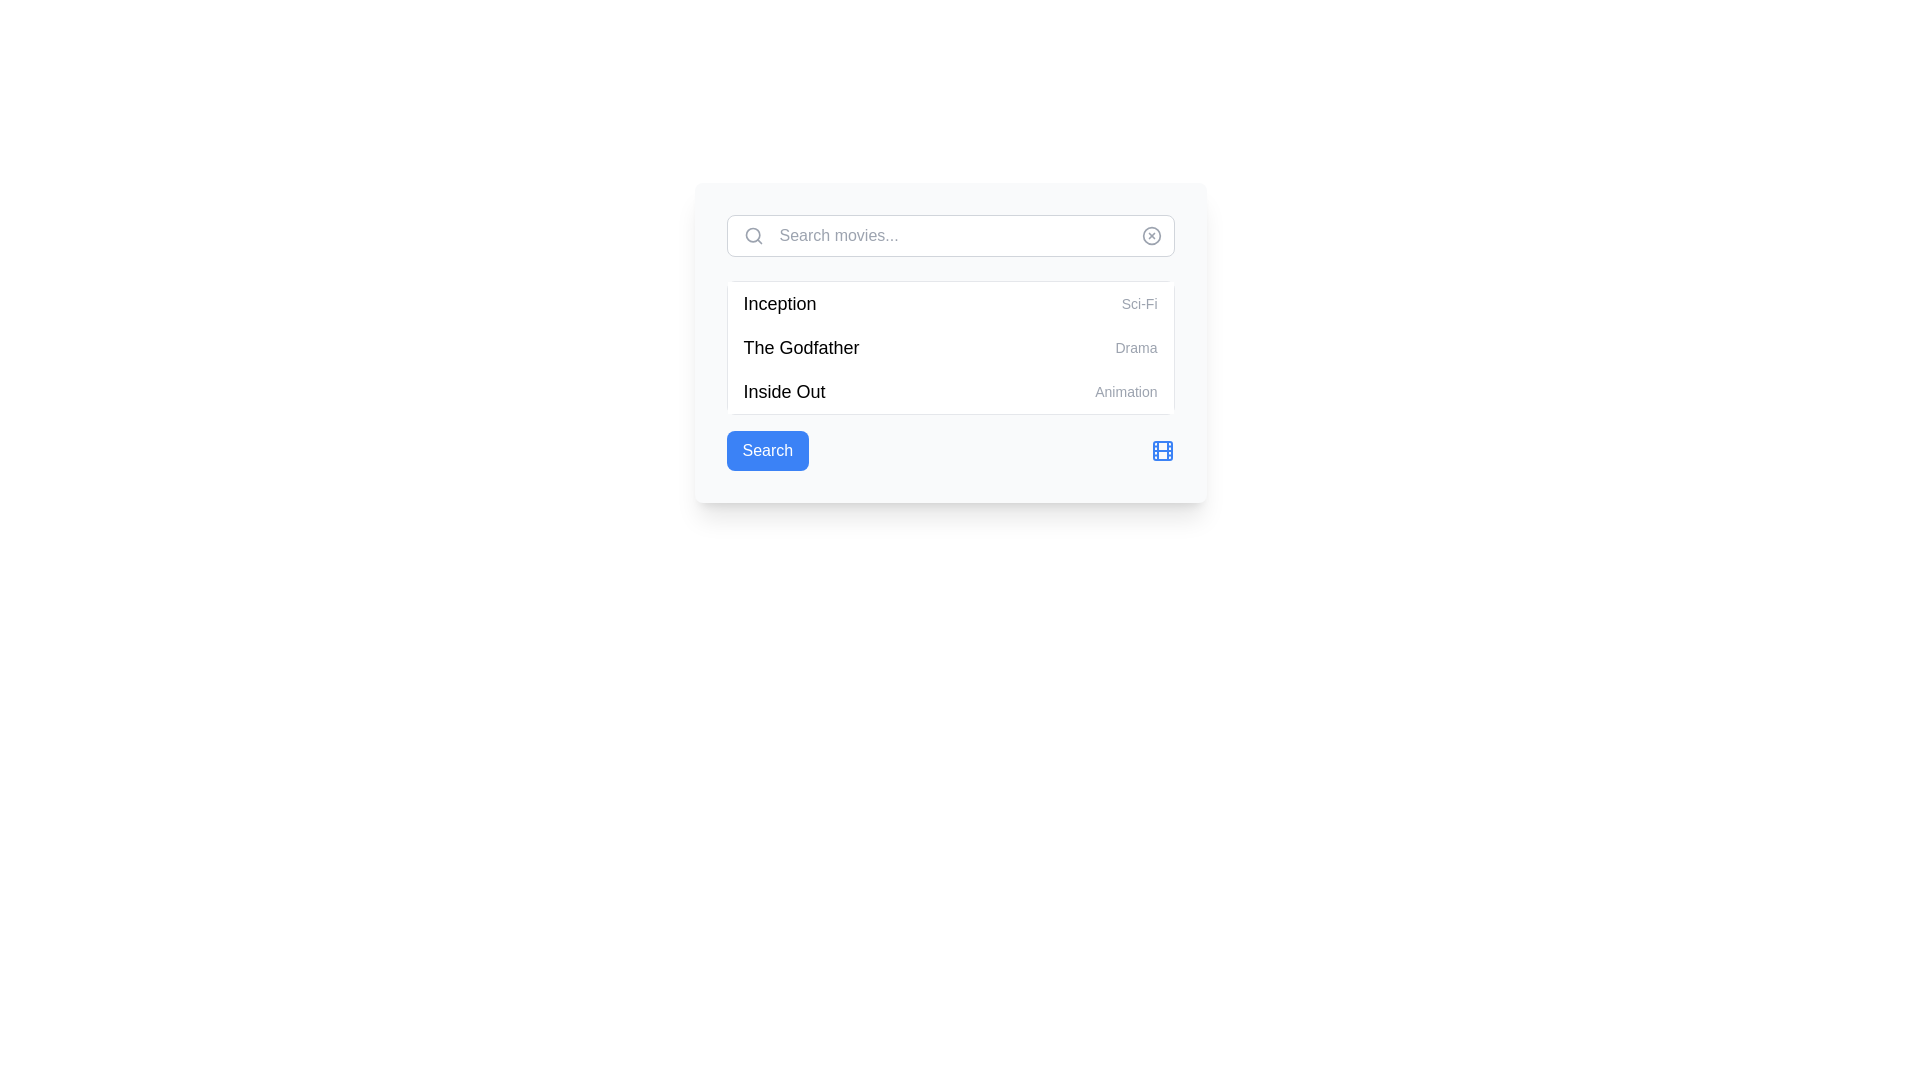 The image size is (1920, 1080). What do you see at coordinates (1151, 234) in the screenshot?
I see `the circular close button with a gray border and cross icon, located to the far-right side of the search input field` at bounding box center [1151, 234].